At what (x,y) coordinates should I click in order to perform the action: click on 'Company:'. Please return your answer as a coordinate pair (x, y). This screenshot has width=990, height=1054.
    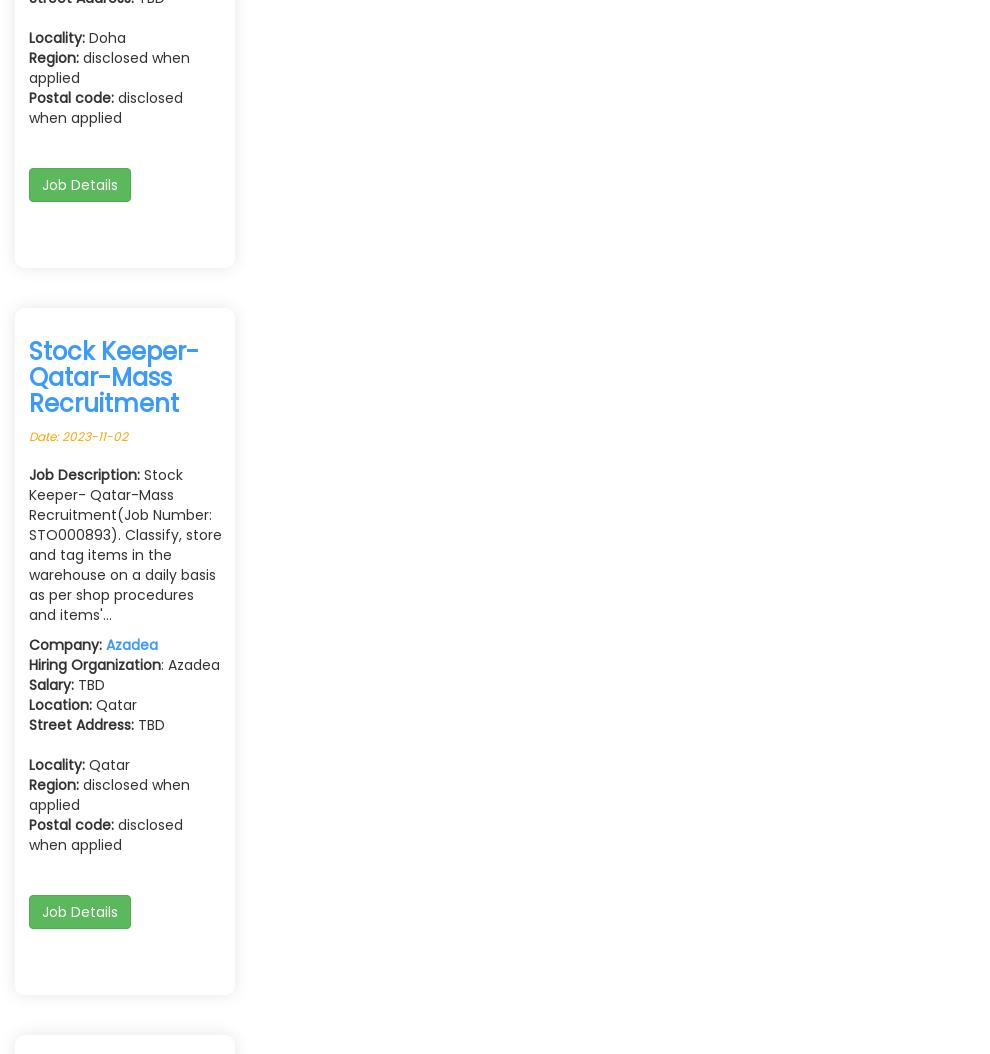
    Looking at the image, I should click on (28, 643).